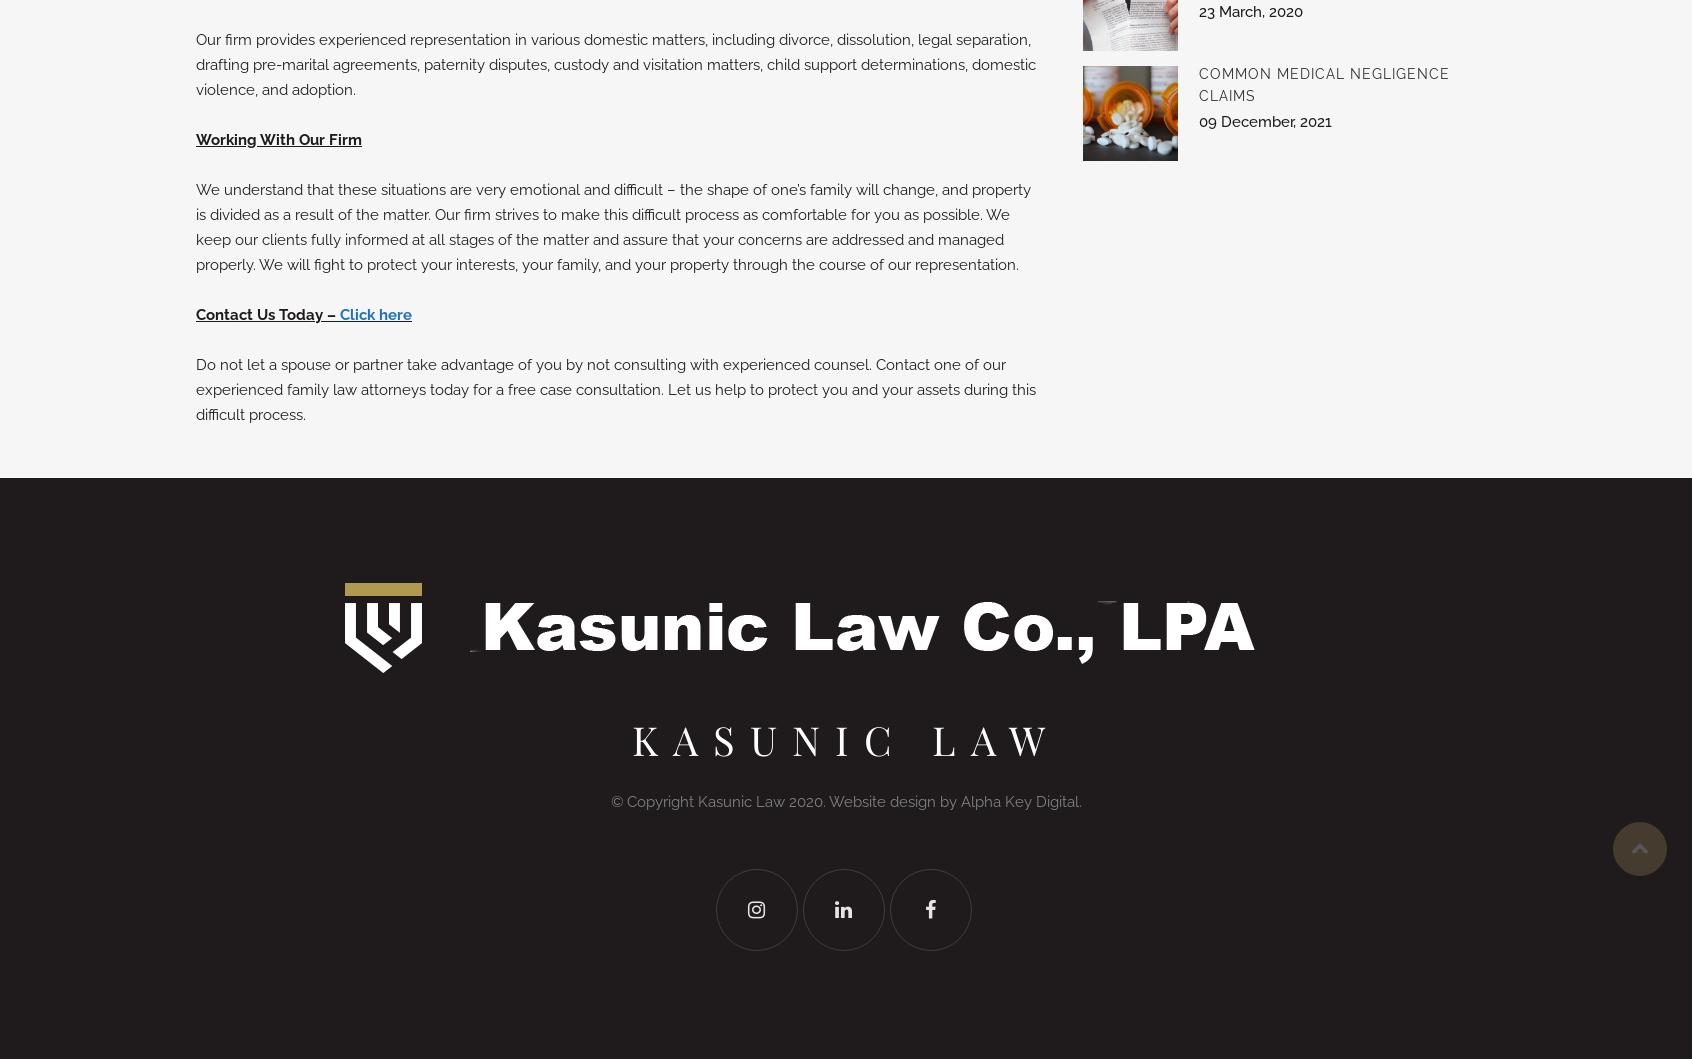 Image resolution: width=1692 pixels, height=1059 pixels. What do you see at coordinates (1264, 120) in the screenshot?
I see `'09 December, 2021'` at bounding box center [1264, 120].